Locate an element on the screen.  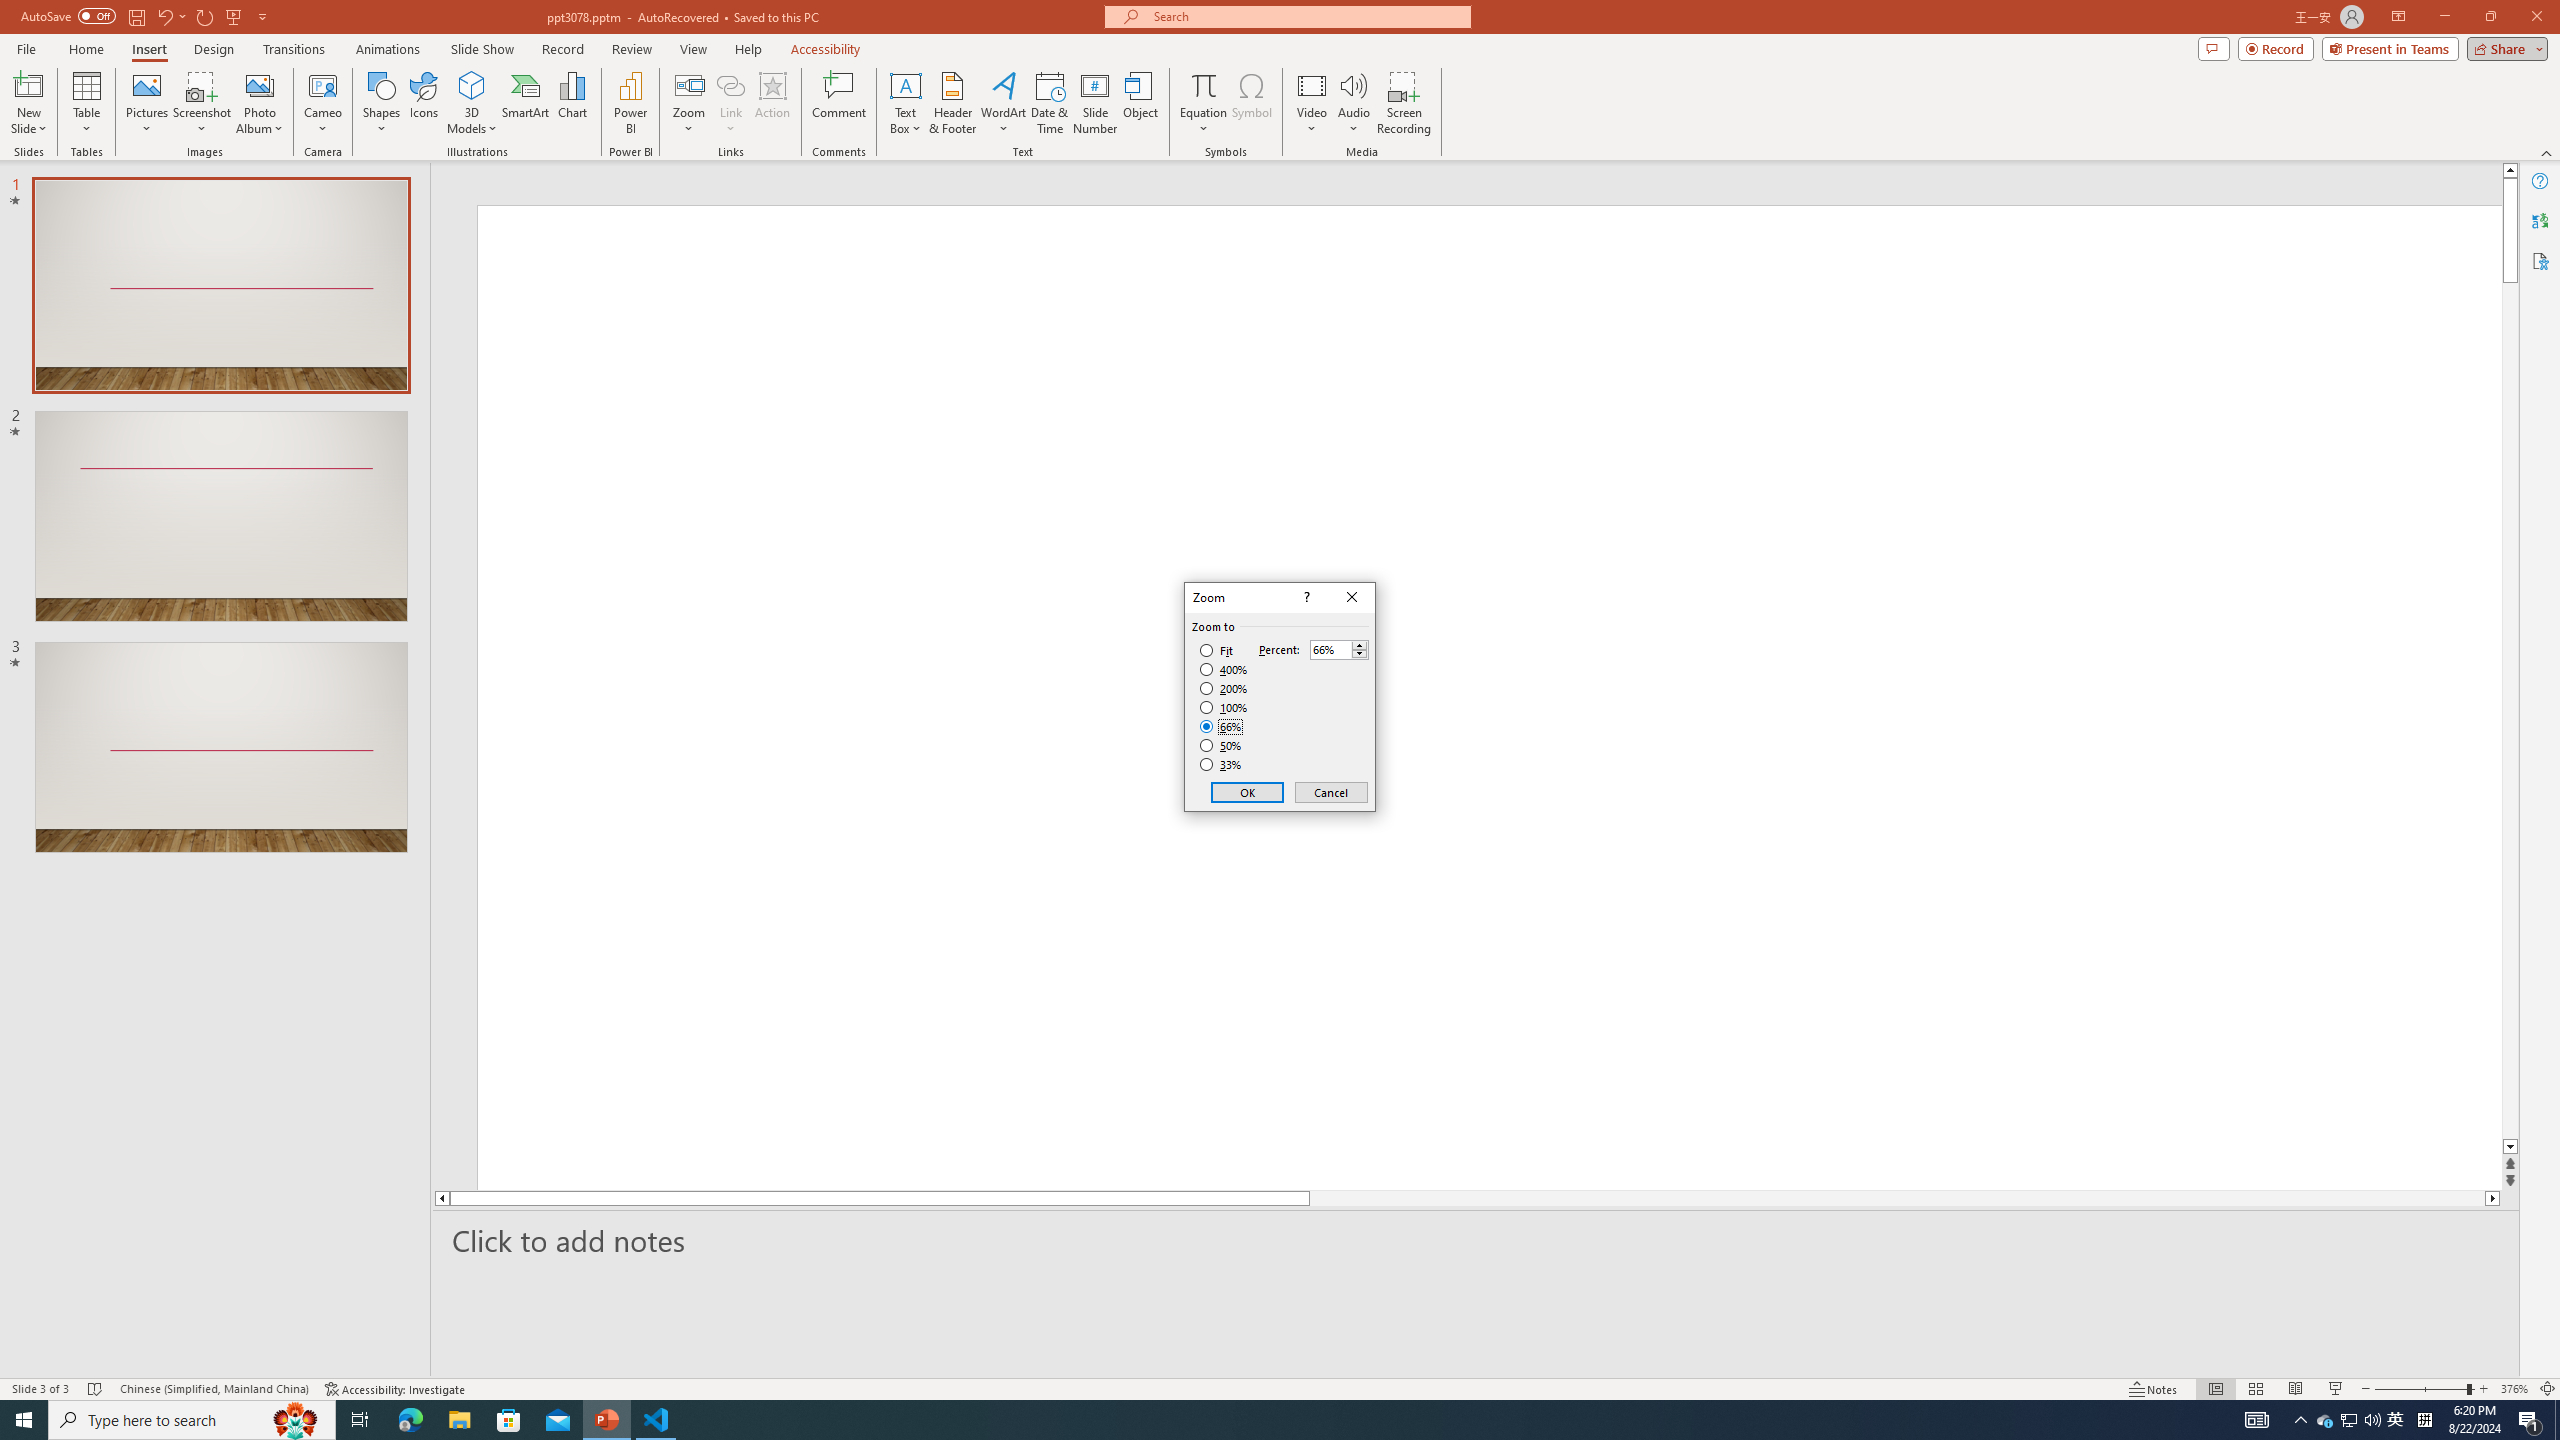
'Power BI' is located at coordinates (631, 103).